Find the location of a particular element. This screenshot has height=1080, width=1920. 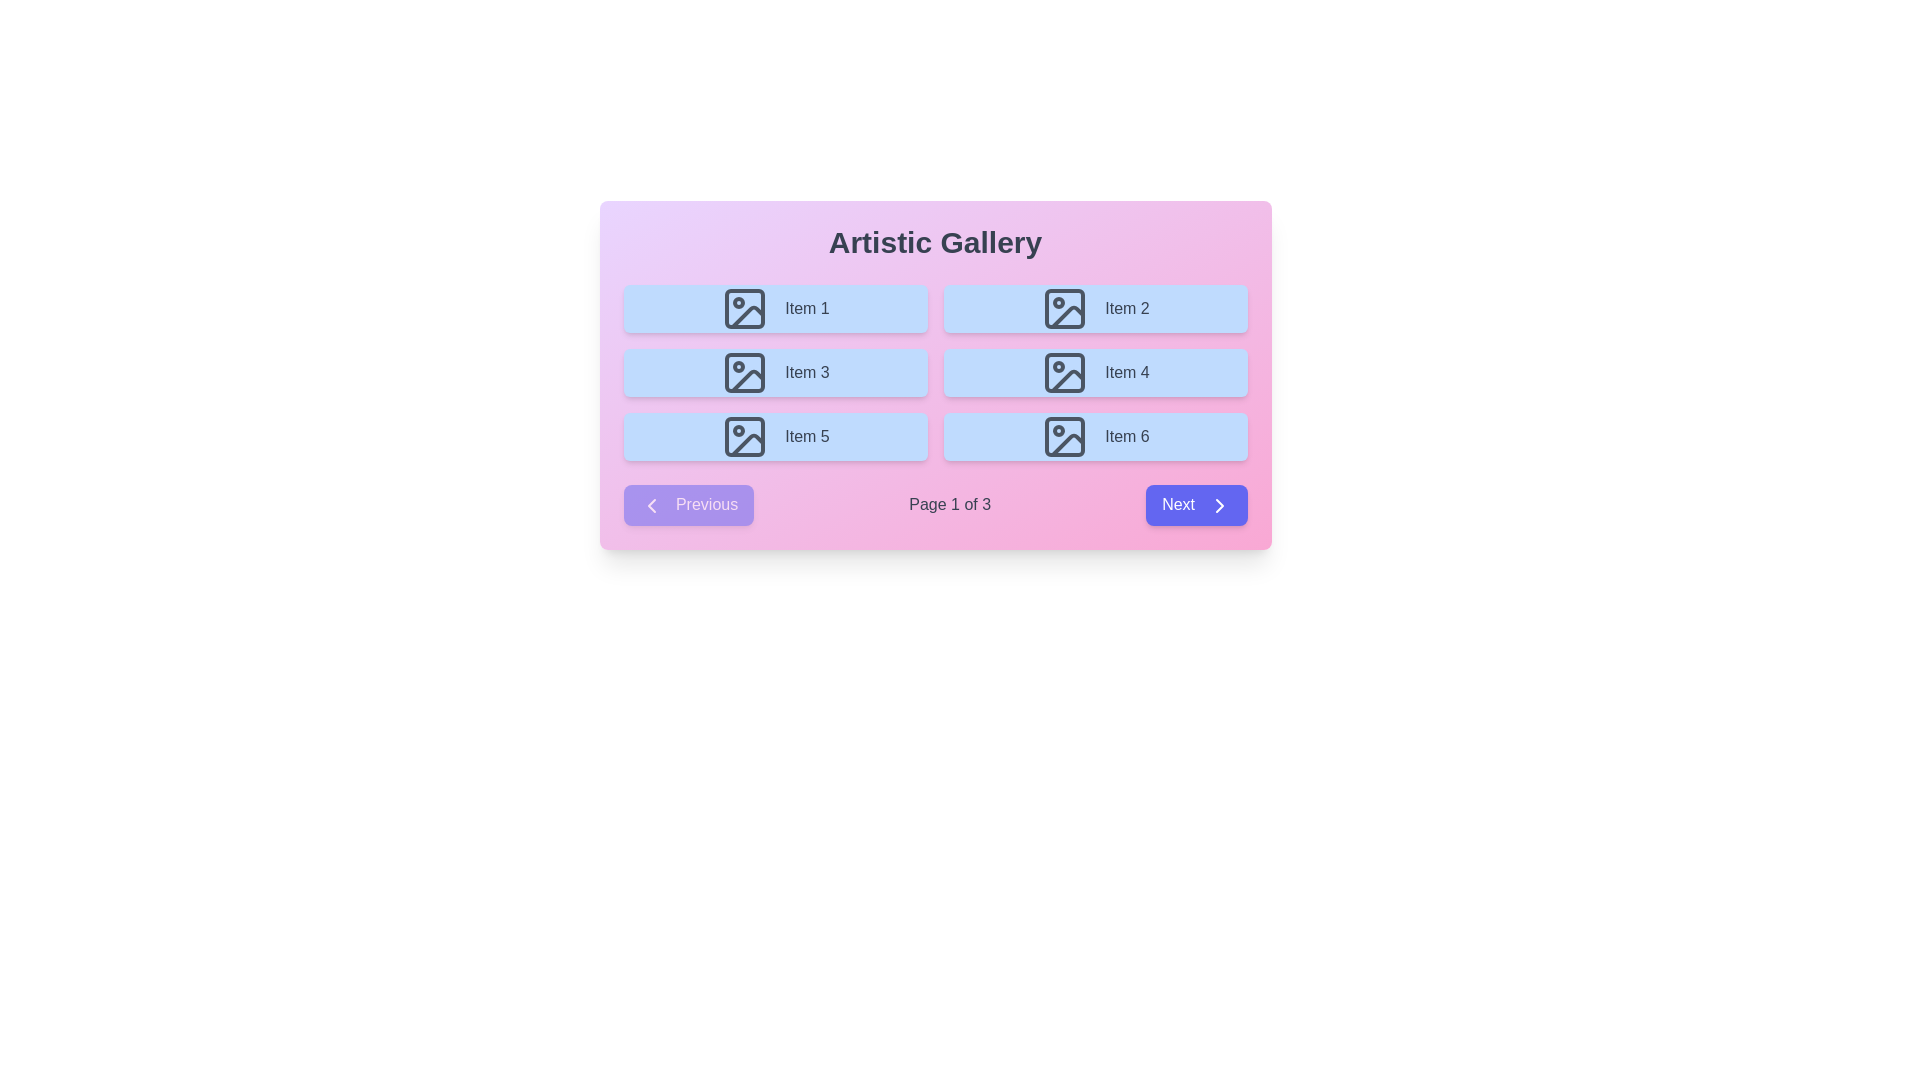

current page number displayed in the center of the pagination control bar, which shows 'Page 1 of 3' is located at coordinates (934, 504).